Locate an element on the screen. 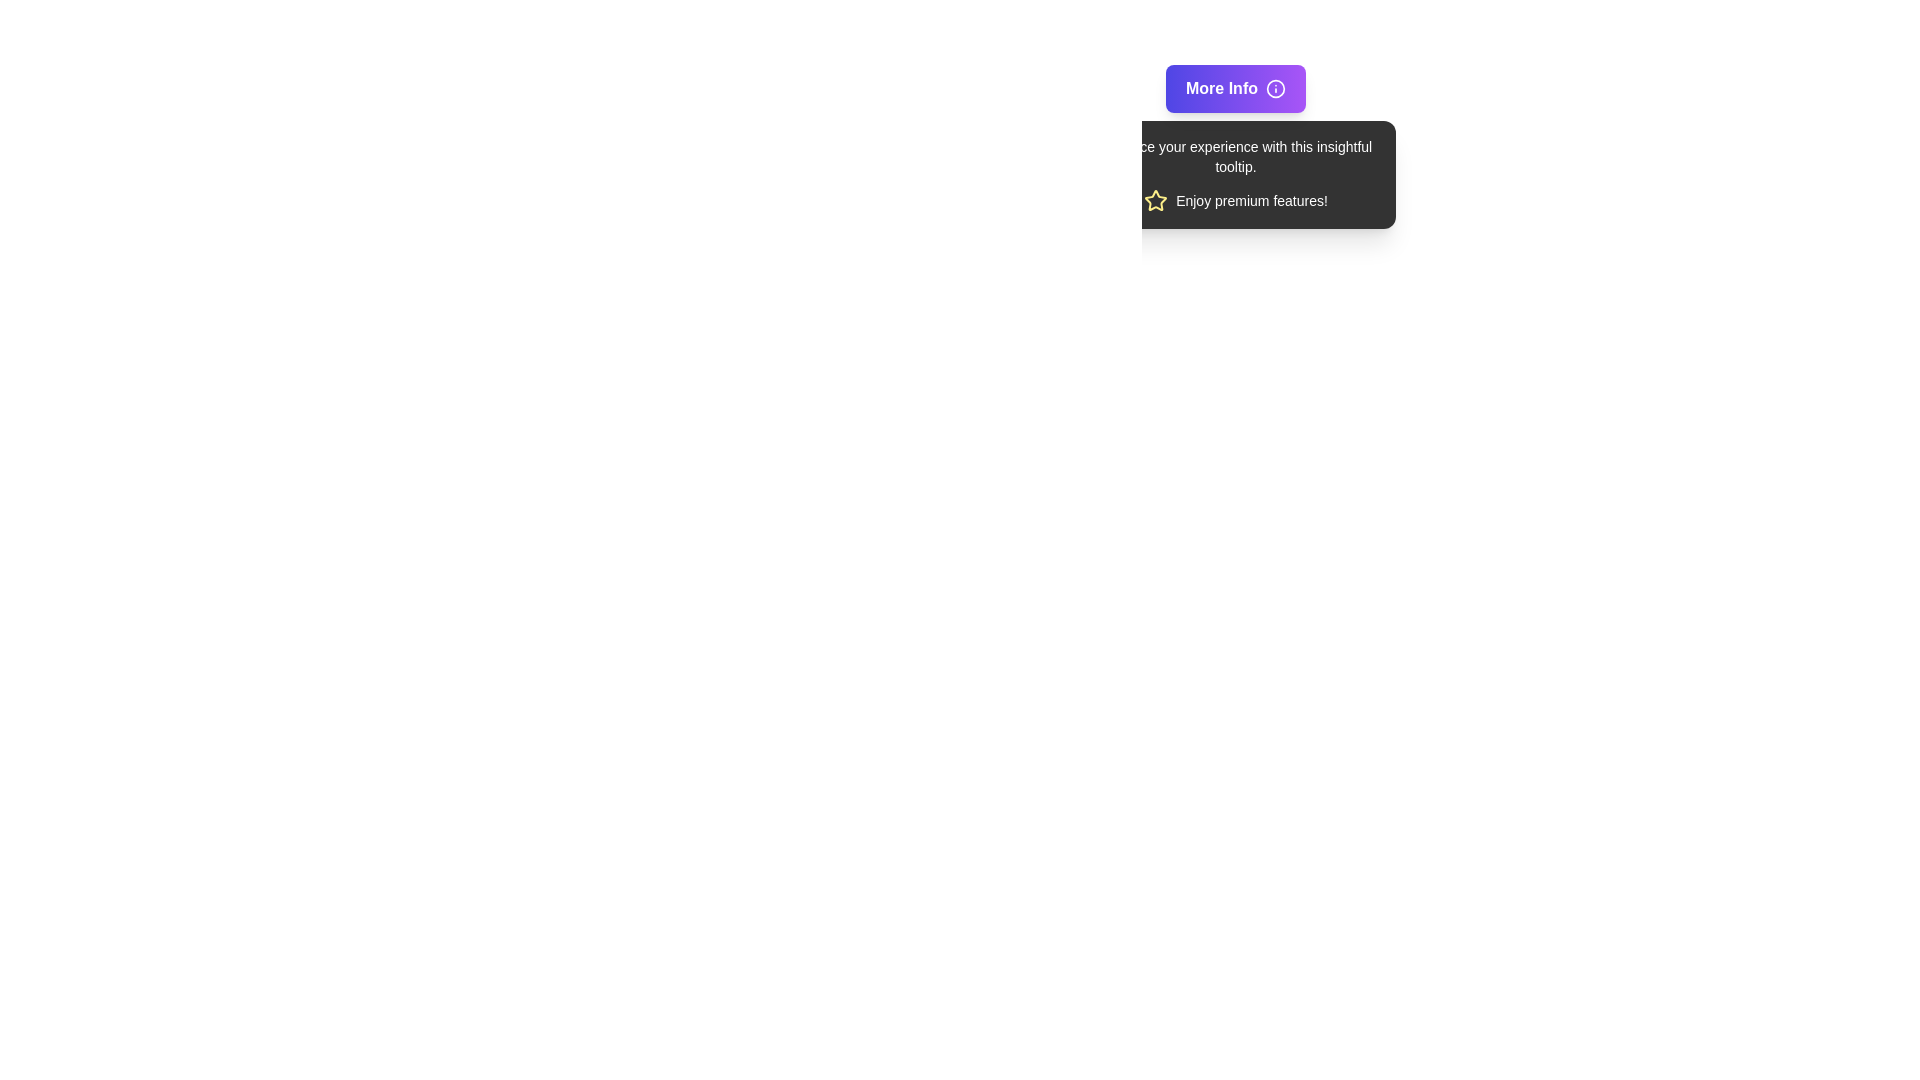 The width and height of the screenshot is (1920, 1080). the circular graphical component within the tooltip interface adjacent to the 'More Info' button is located at coordinates (1275, 87).